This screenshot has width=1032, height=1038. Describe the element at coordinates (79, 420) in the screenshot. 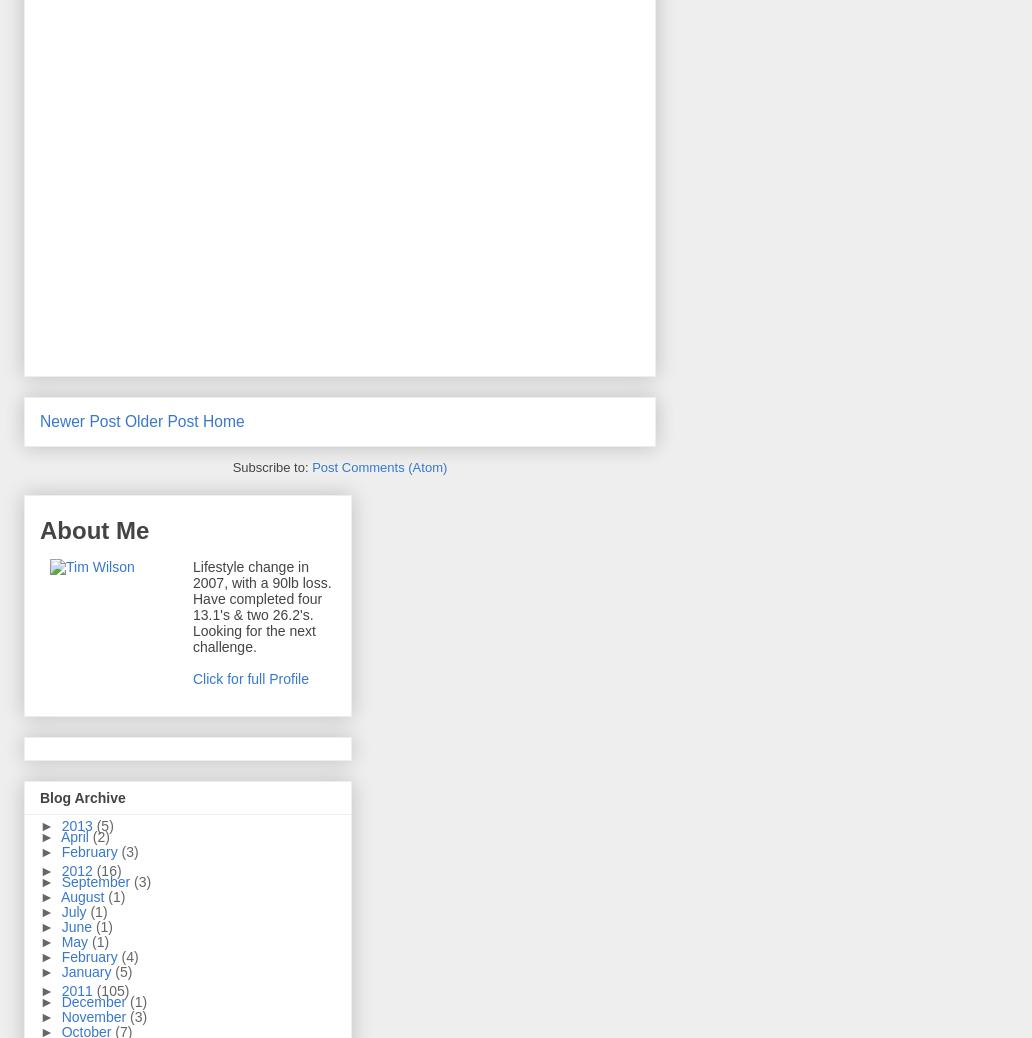

I see `'Newer Post'` at that location.